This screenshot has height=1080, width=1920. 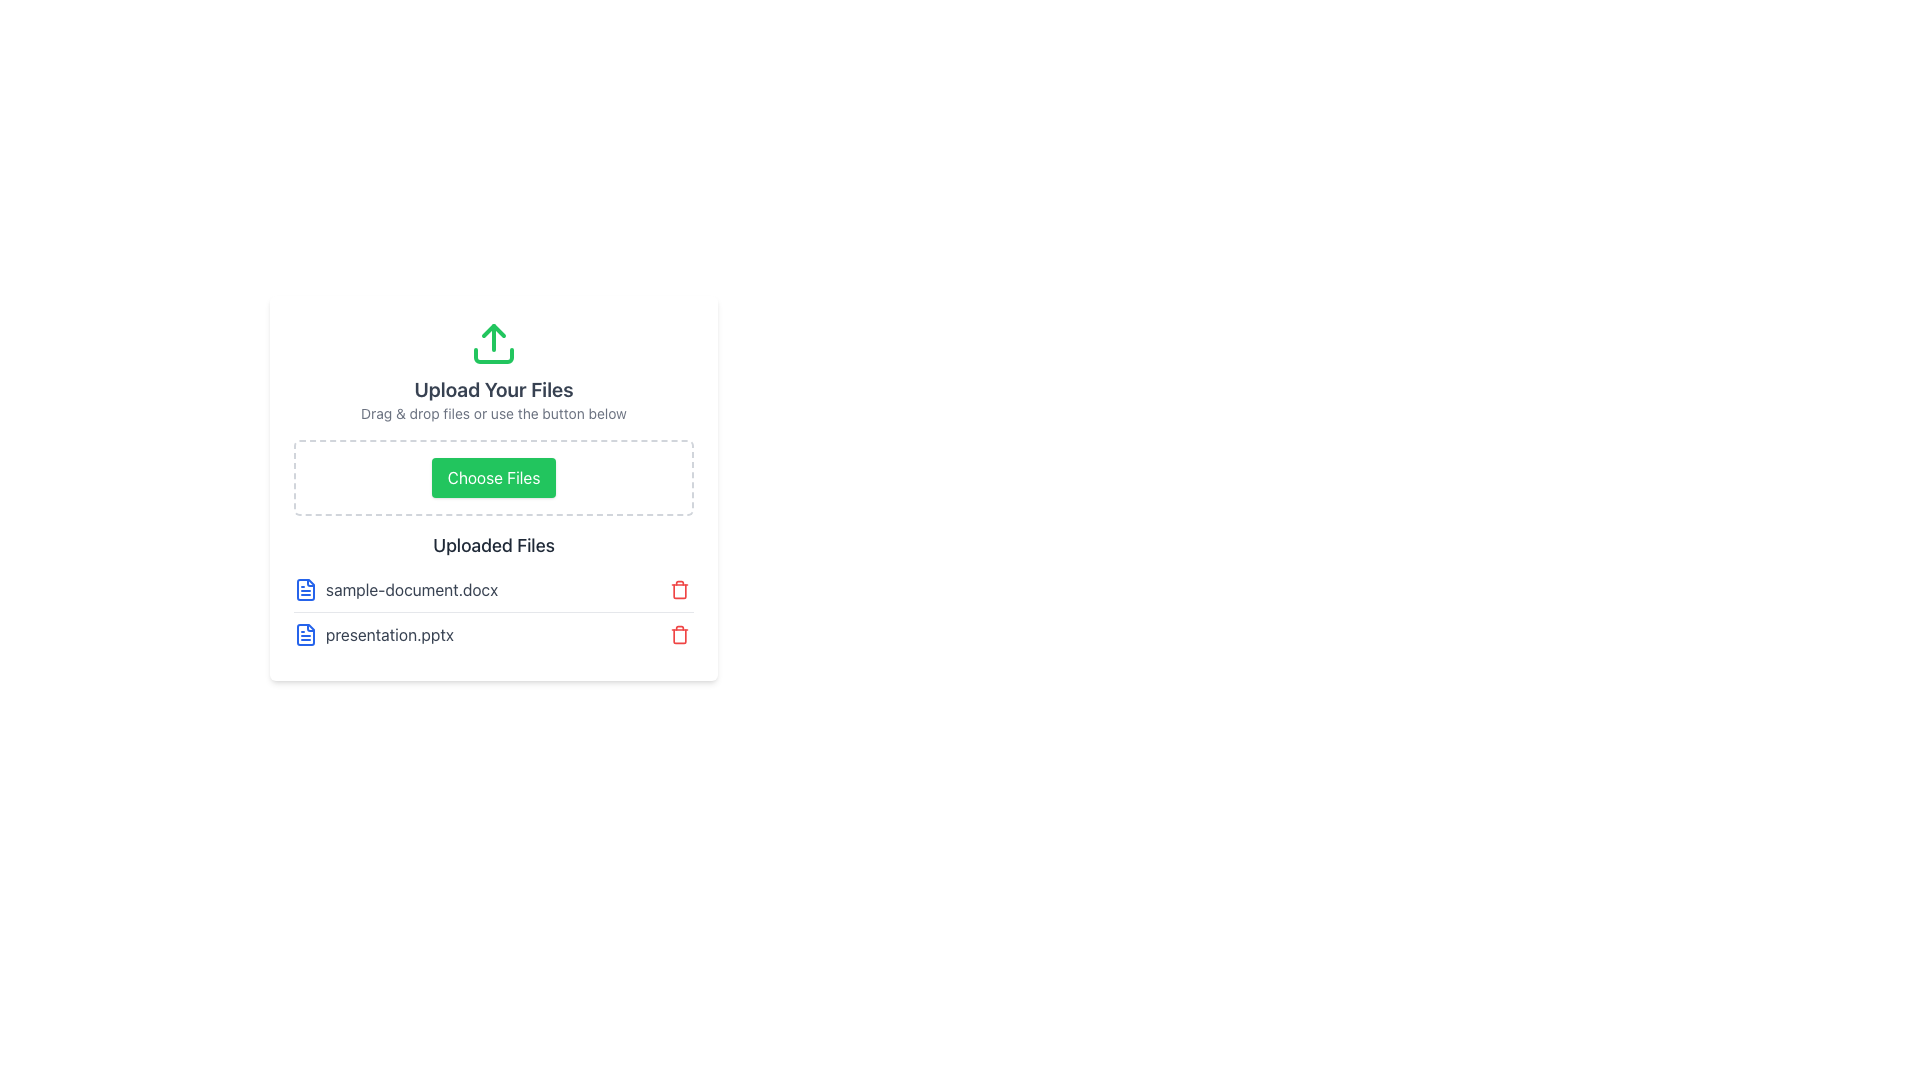 I want to click on the upload icon located above the heading 'Upload Your Files', which represents the file upload functionality, so click(x=494, y=342).